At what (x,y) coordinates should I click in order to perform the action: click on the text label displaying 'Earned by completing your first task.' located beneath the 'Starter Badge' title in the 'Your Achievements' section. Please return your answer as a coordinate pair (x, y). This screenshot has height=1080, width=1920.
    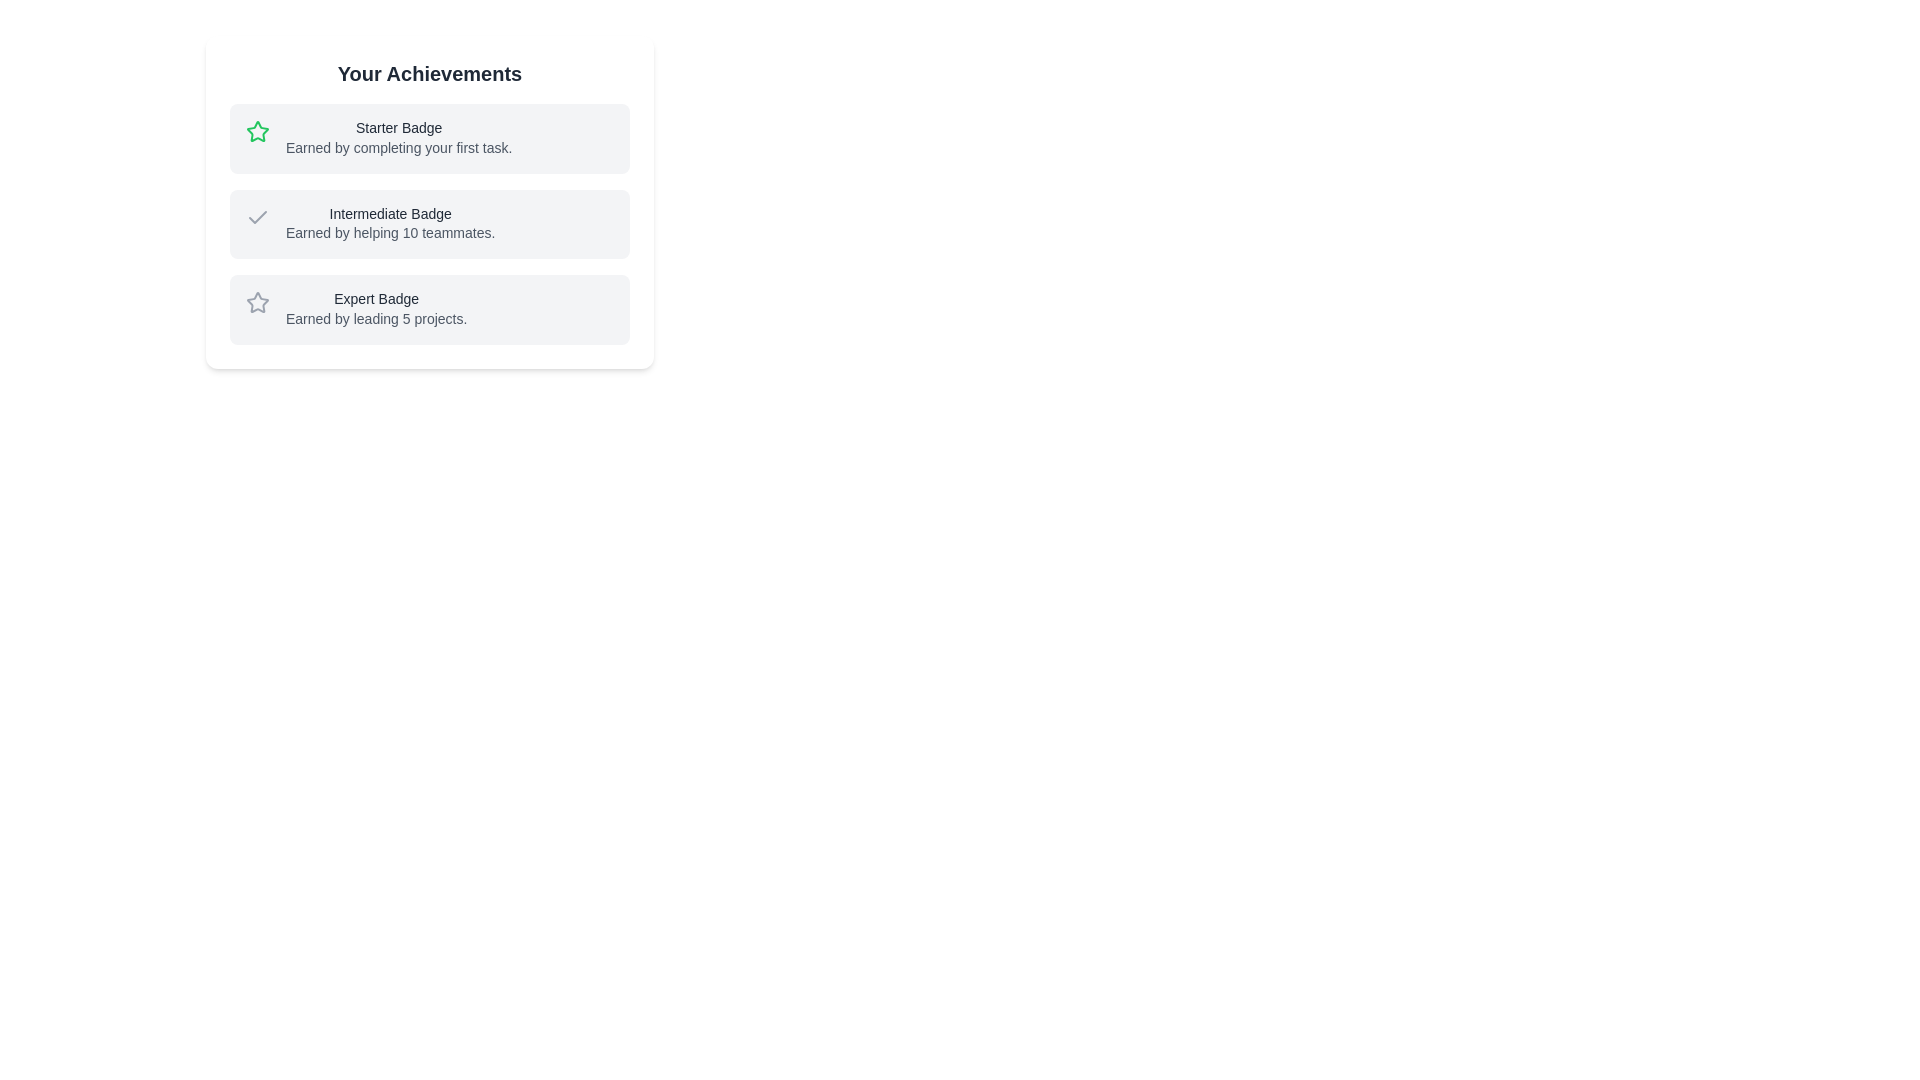
    Looking at the image, I should click on (399, 146).